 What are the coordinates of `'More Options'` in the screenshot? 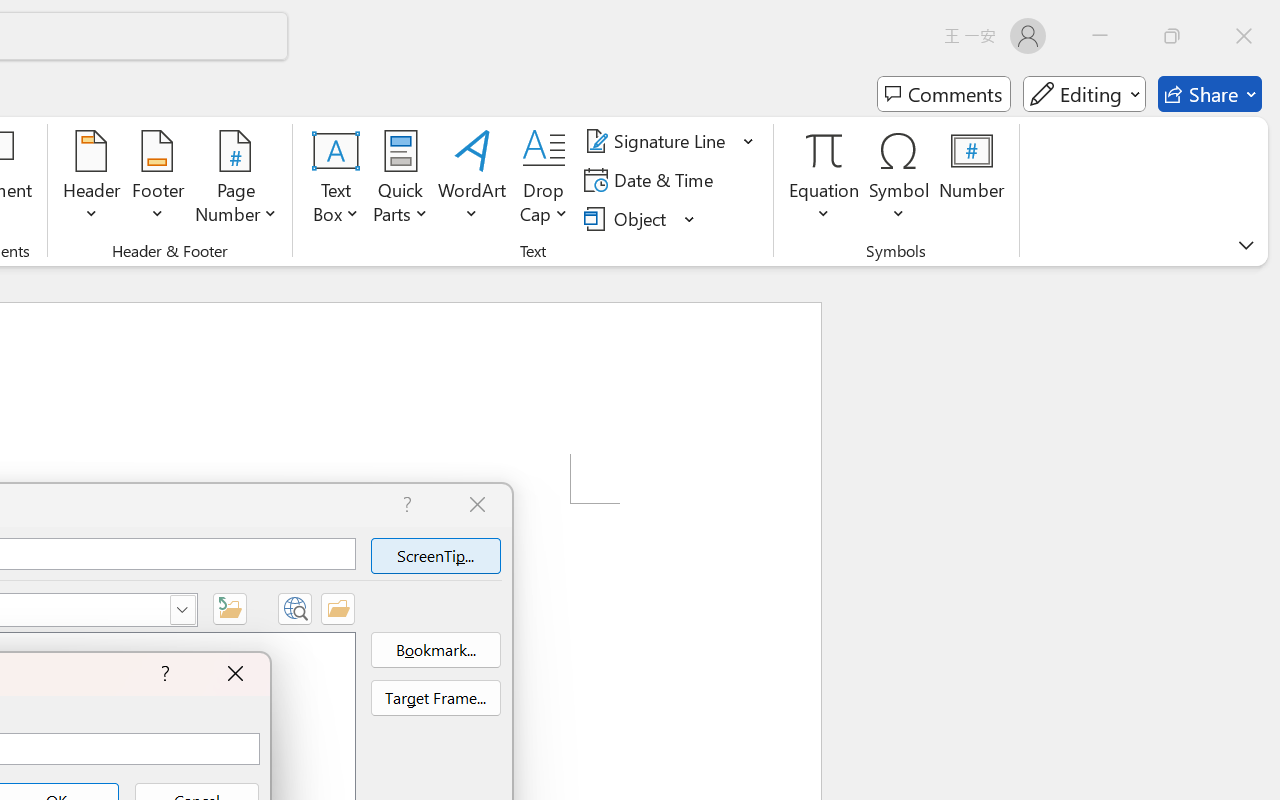 It's located at (824, 207).